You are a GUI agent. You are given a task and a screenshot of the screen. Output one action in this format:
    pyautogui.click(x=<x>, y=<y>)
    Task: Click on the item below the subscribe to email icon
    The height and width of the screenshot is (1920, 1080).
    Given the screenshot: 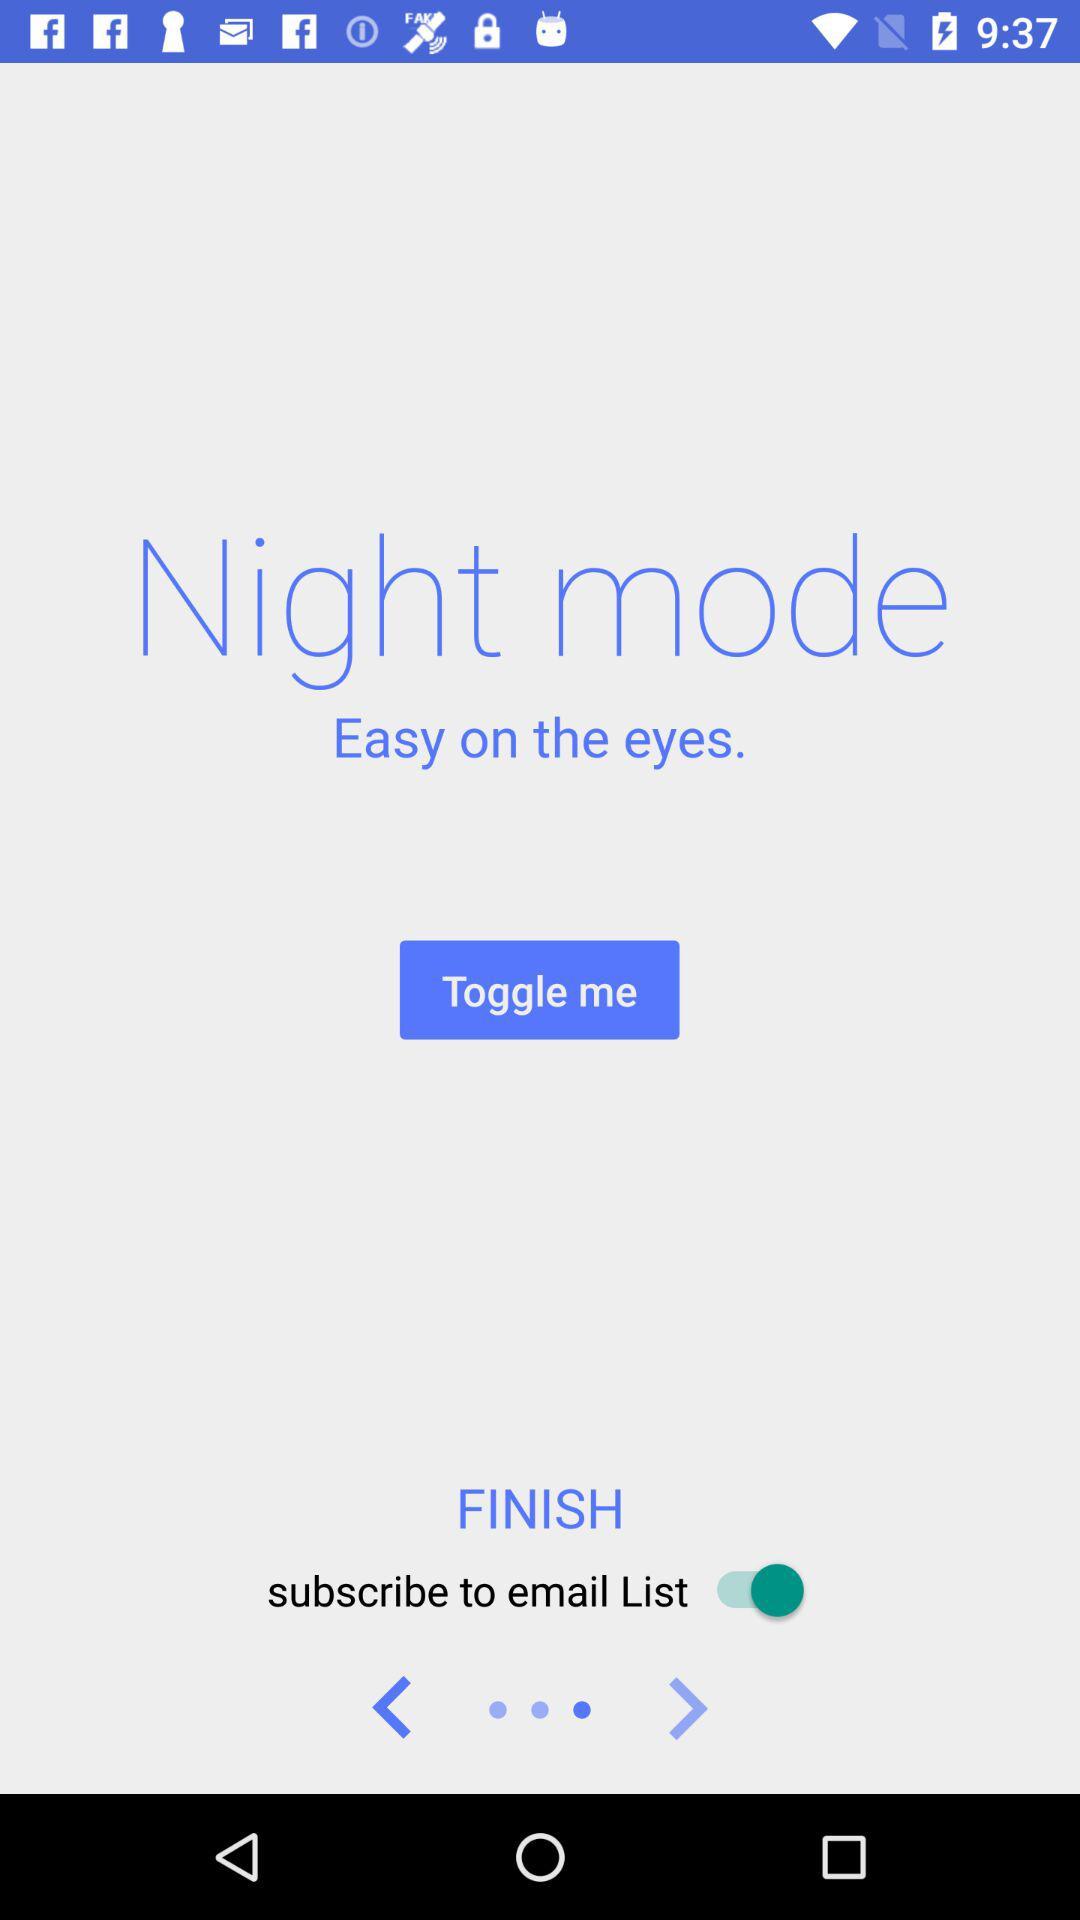 What is the action you would take?
    pyautogui.click(x=393, y=1708)
    